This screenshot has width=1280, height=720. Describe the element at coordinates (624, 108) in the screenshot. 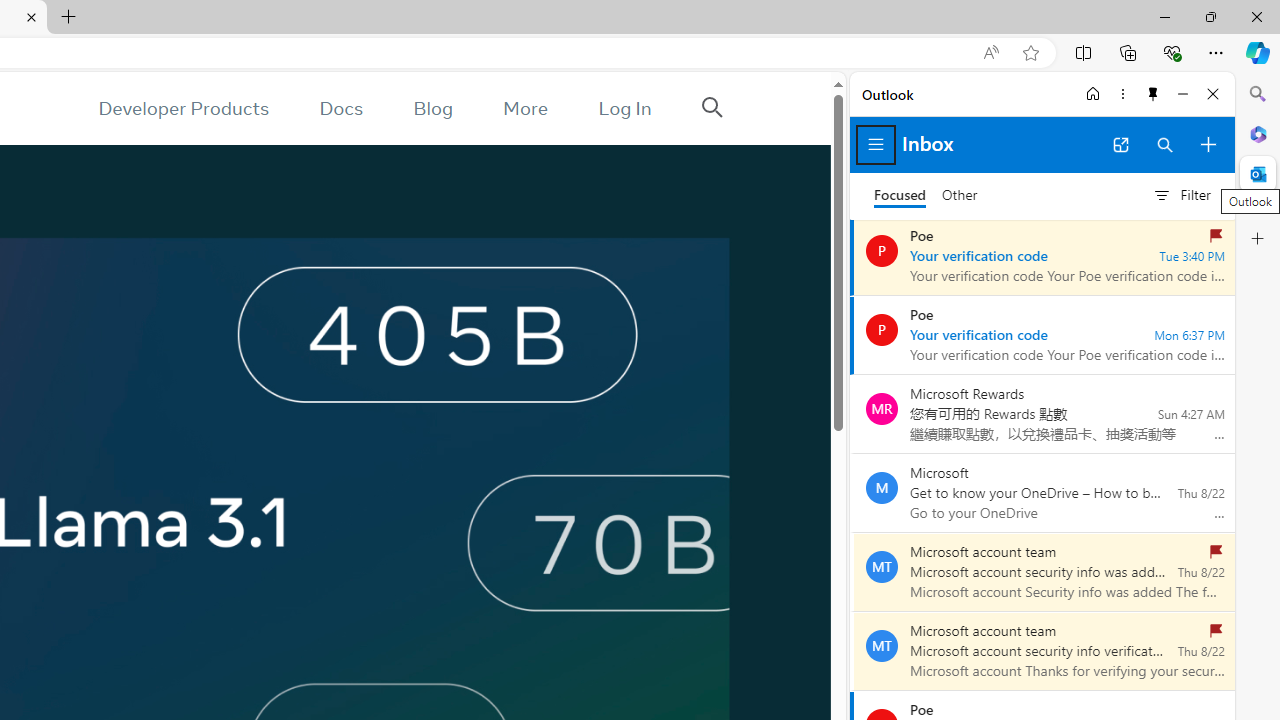

I see `'Log In'` at that location.